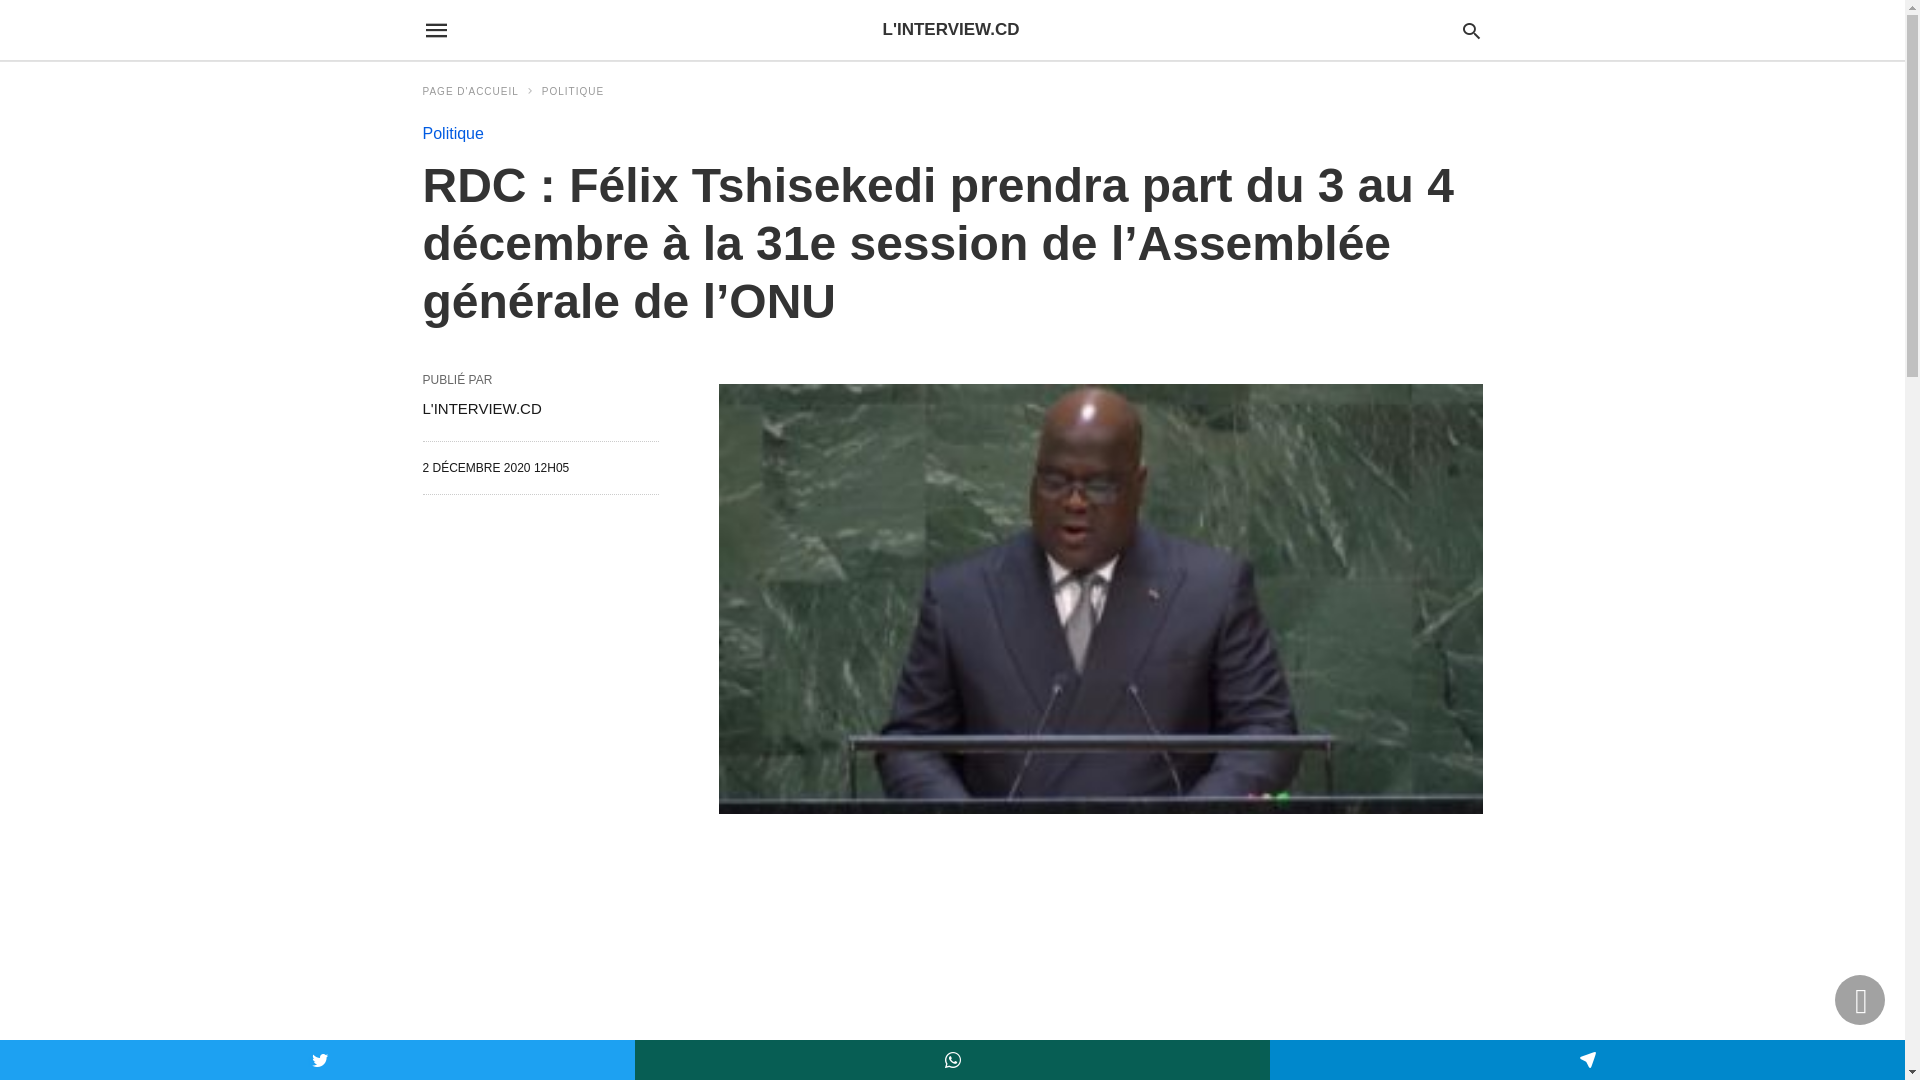 This screenshot has height=1080, width=1920. I want to click on 'Politique', so click(451, 133).